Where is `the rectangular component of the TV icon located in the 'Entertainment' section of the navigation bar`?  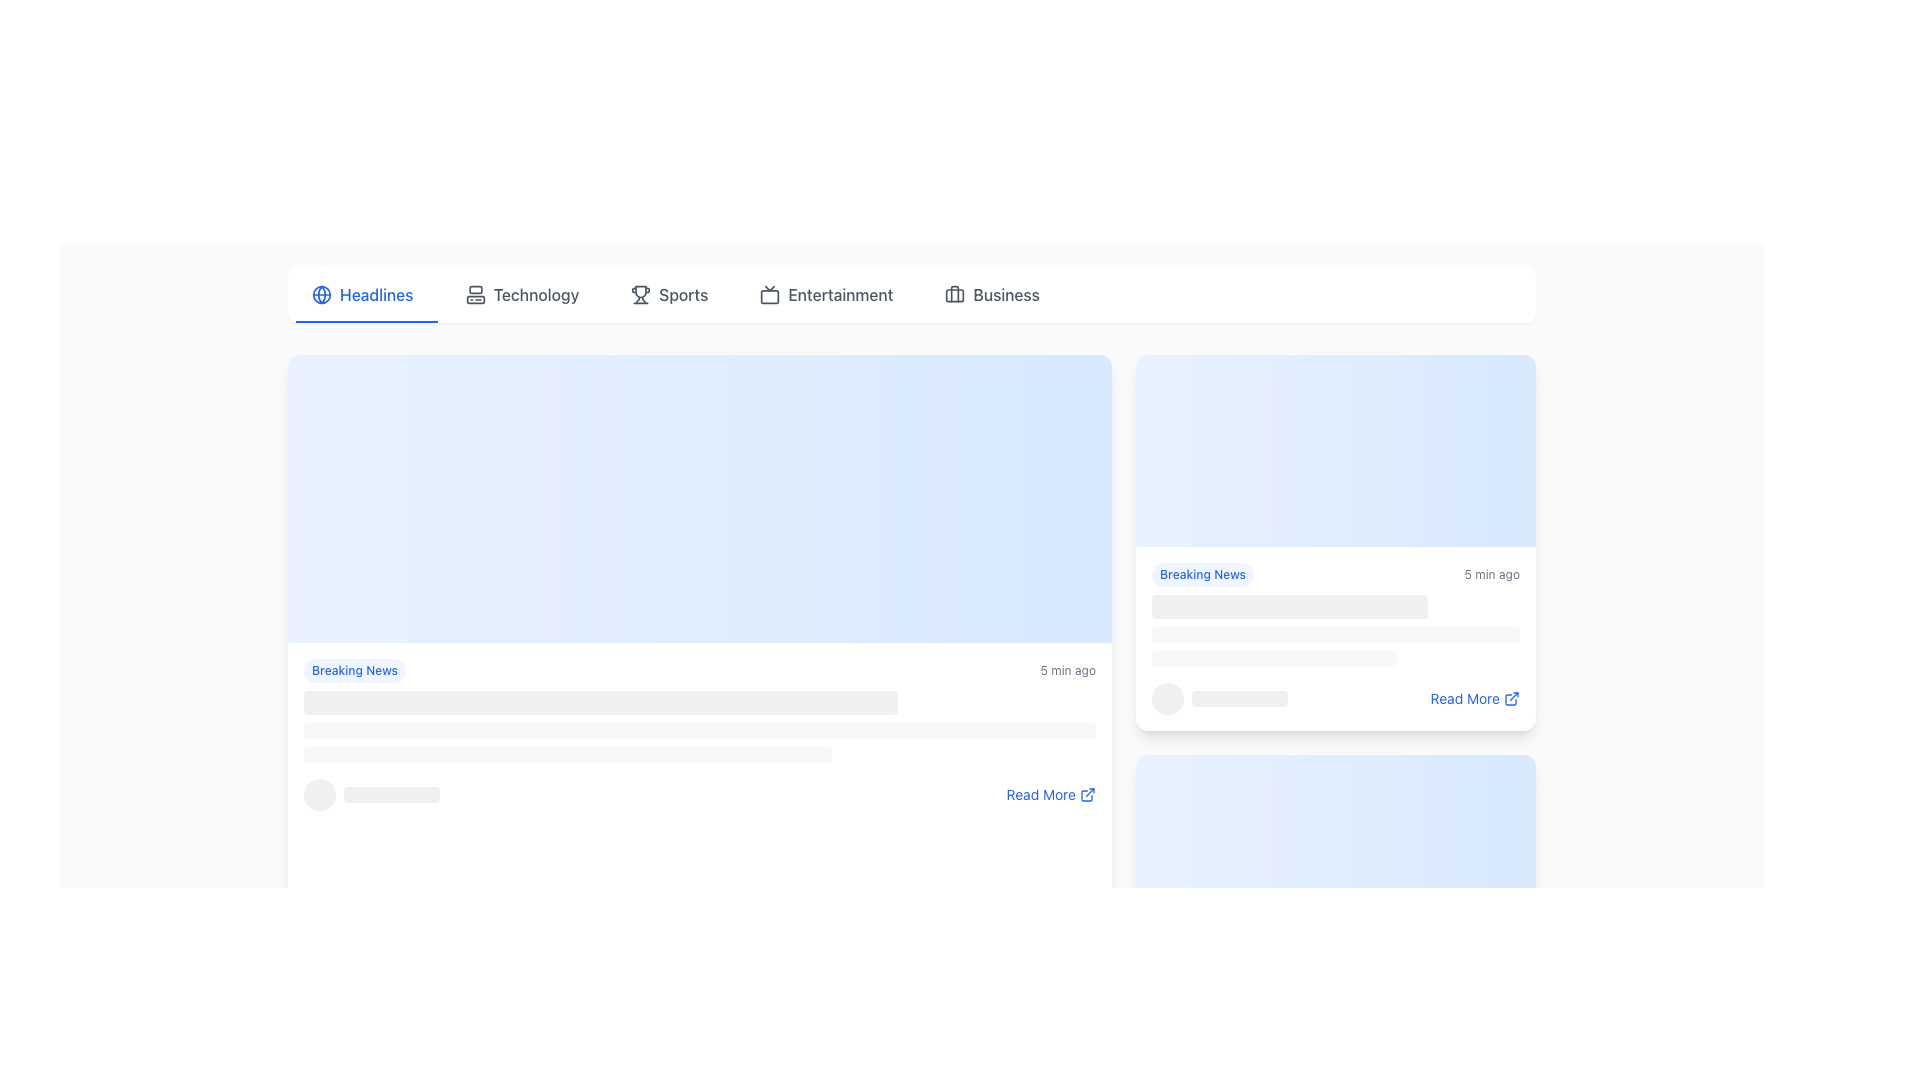 the rectangular component of the TV icon located in the 'Entertainment' section of the navigation bar is located at coordinates (769, 297).